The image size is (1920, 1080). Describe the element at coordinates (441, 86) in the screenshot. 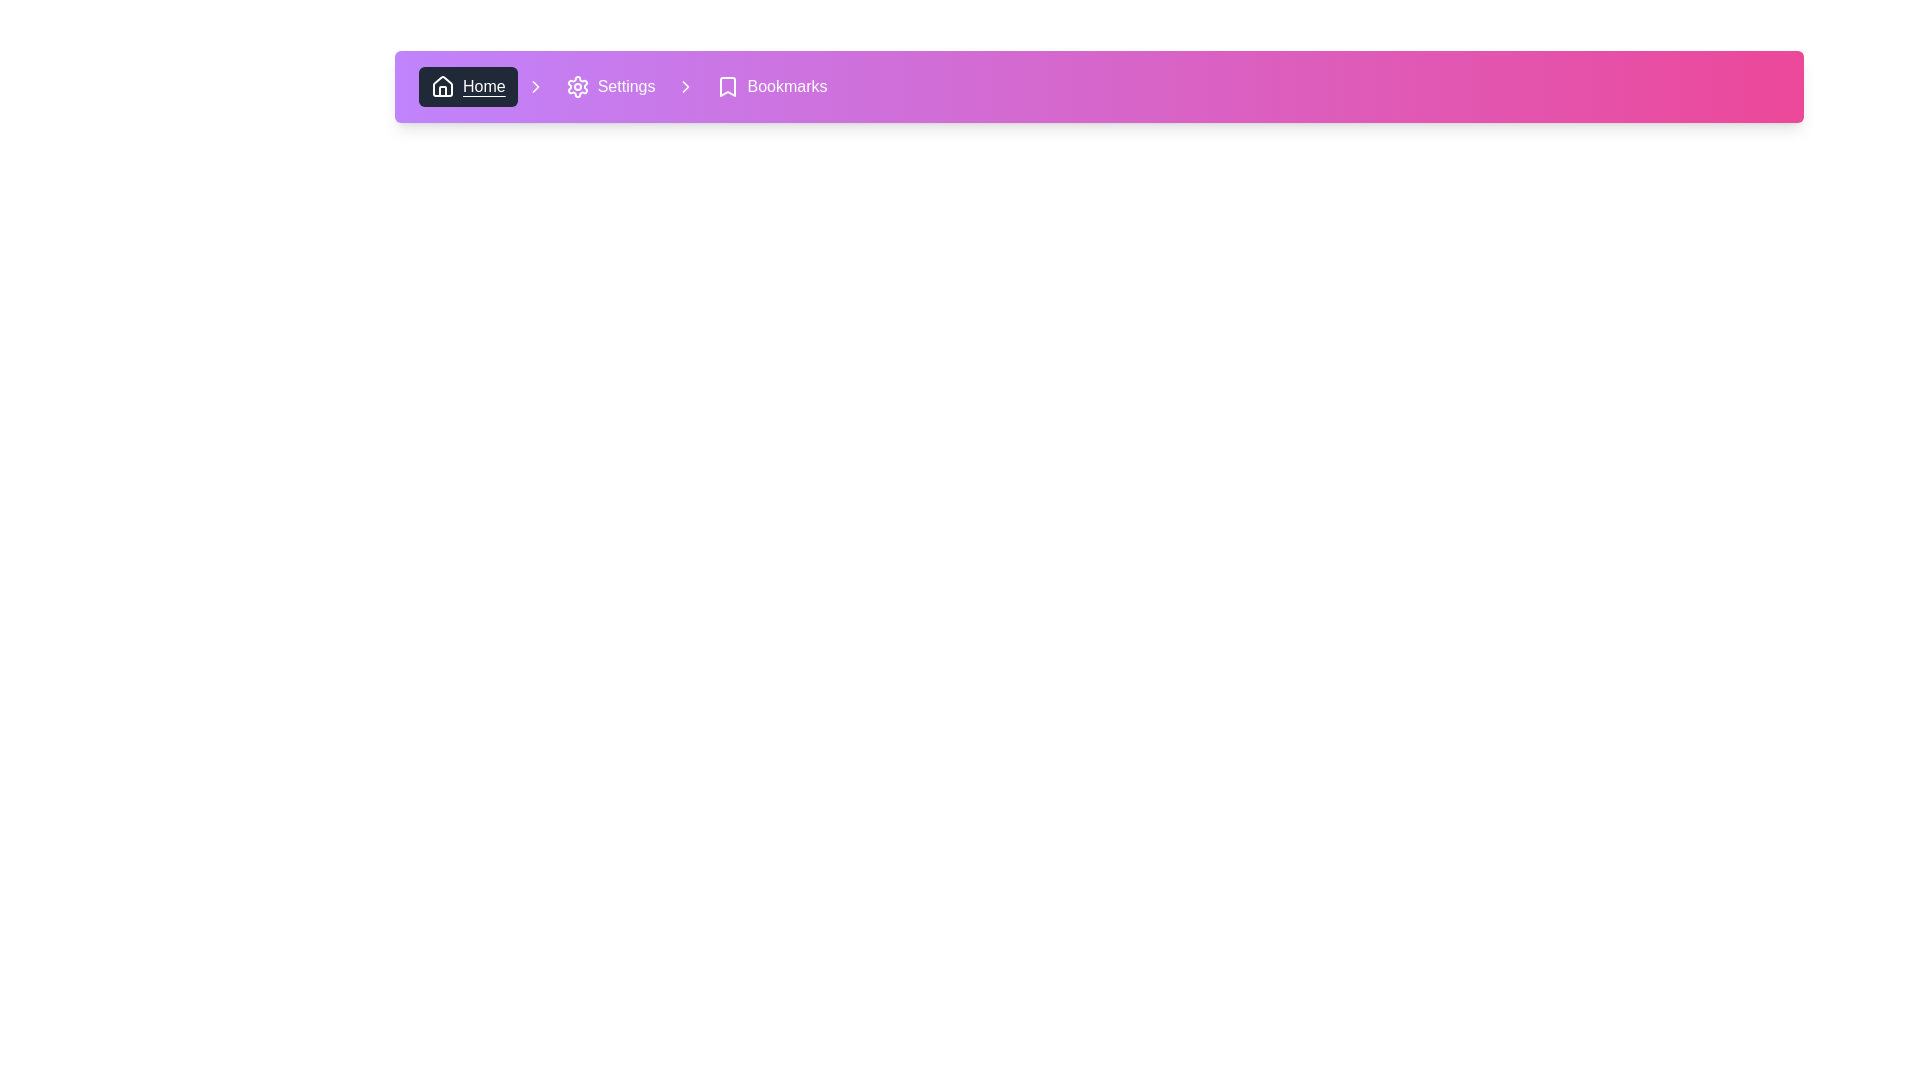

I see `the 'Home' icon located at the leftmost position of the navigation bar` at that location.